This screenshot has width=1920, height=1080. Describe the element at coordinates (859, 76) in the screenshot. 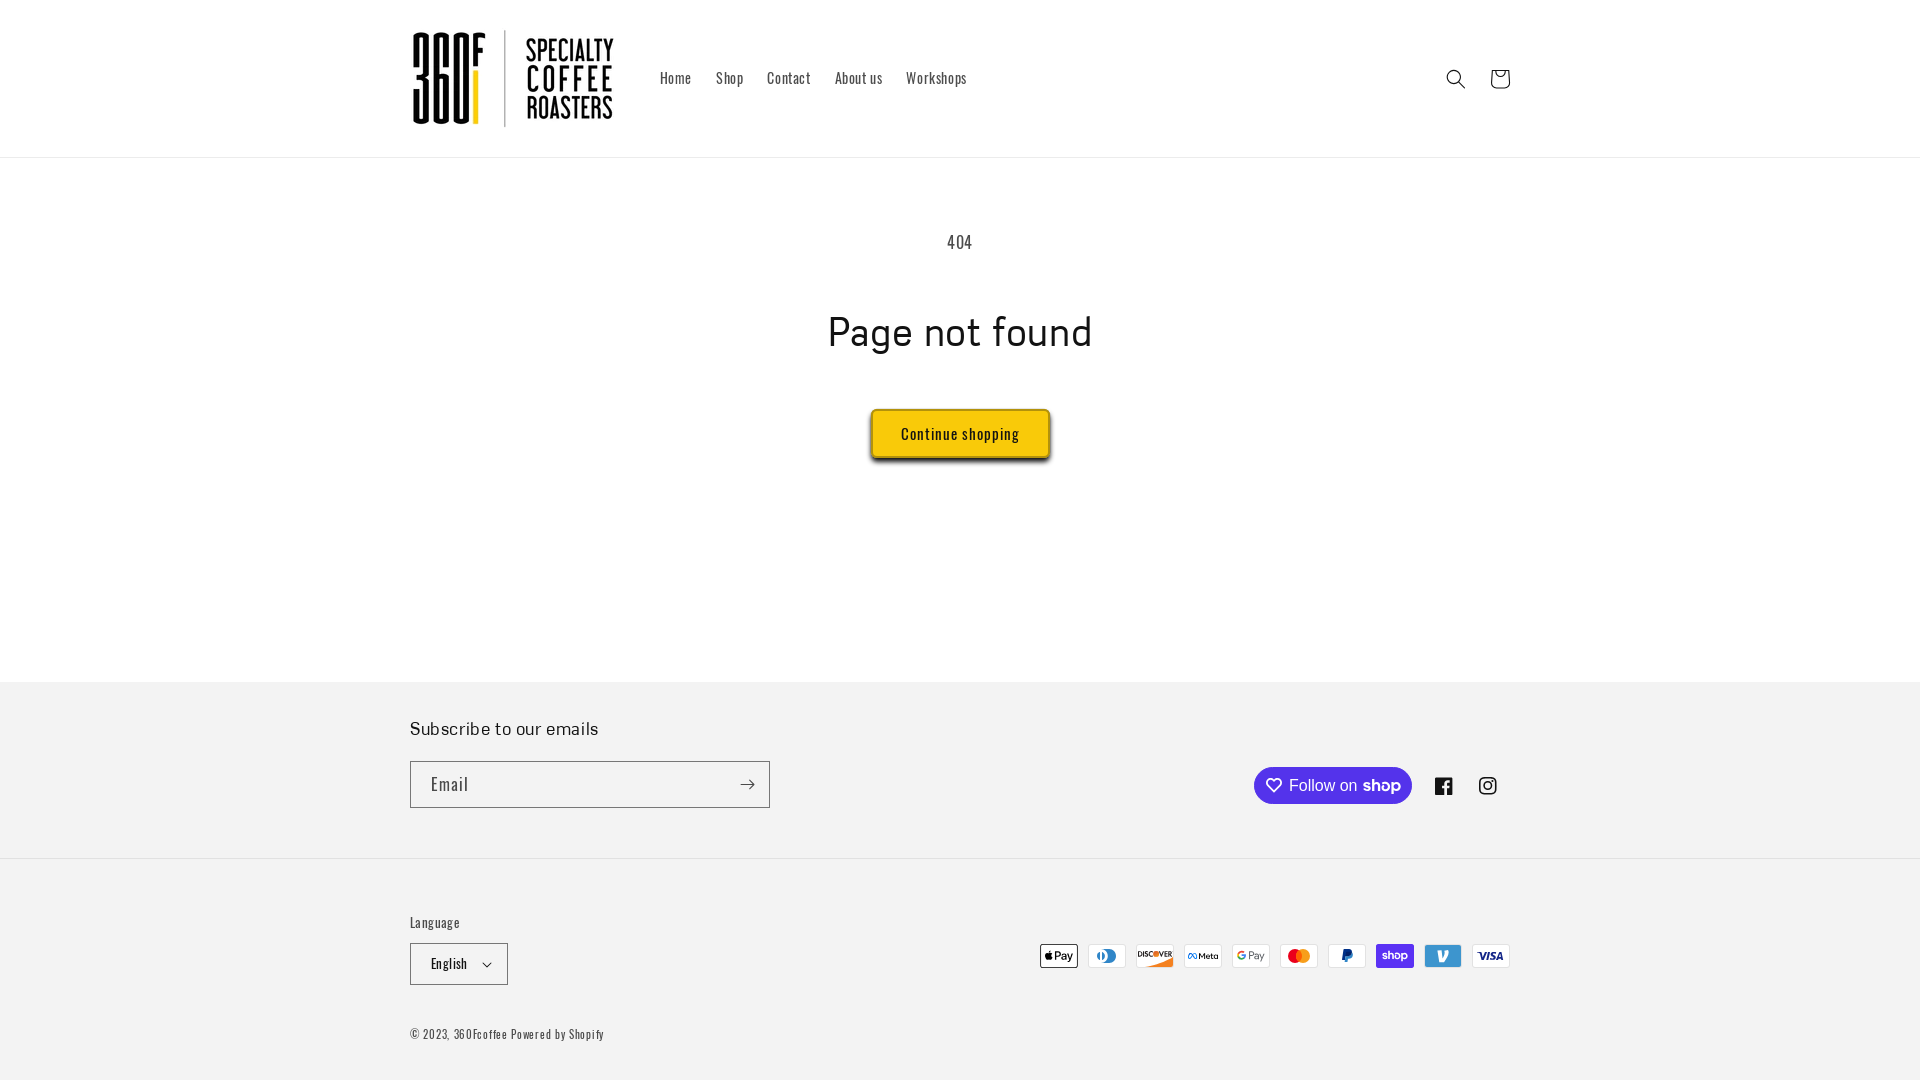

I see `'About us'` at that location.